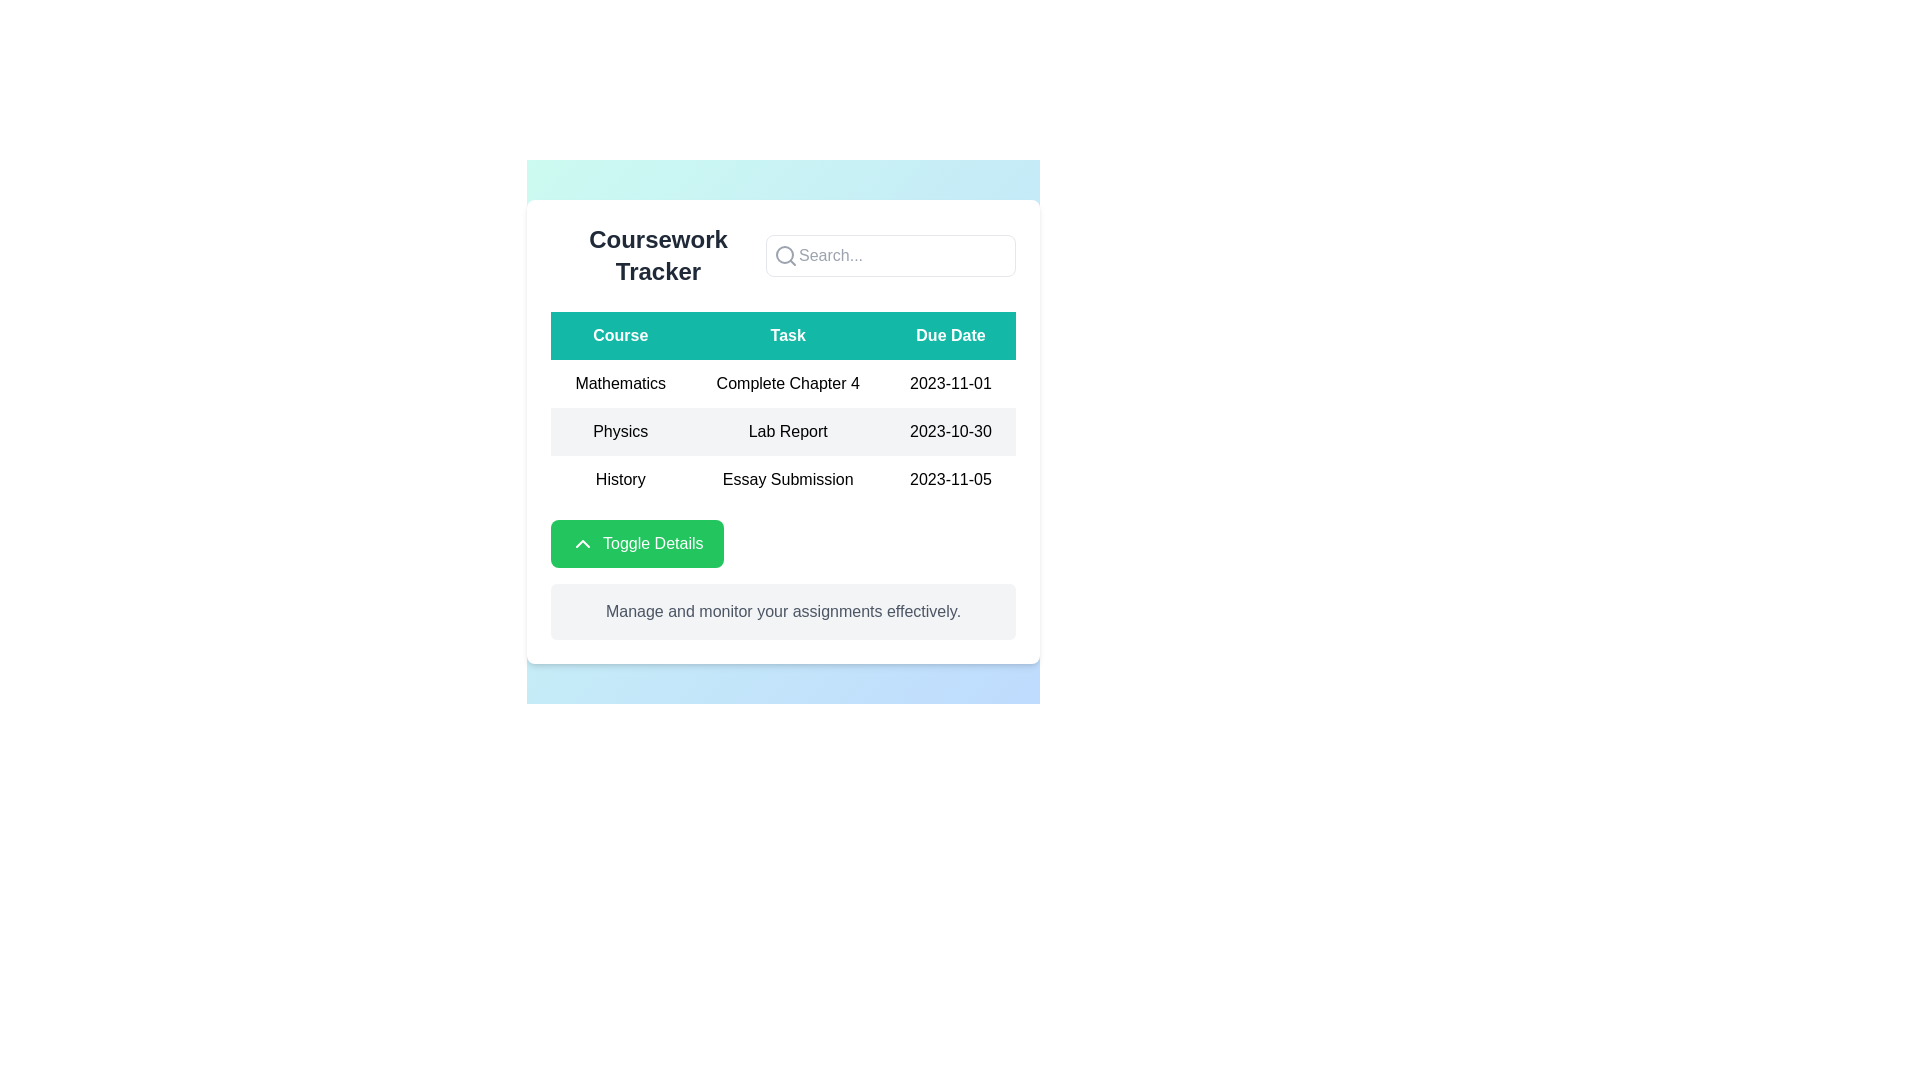 This screenshot has height=1080, width=1920. I want to click on the upward pointing chevron icon inside the green 'Toggle Details' button to trigger hover effects, so click(581, 543).